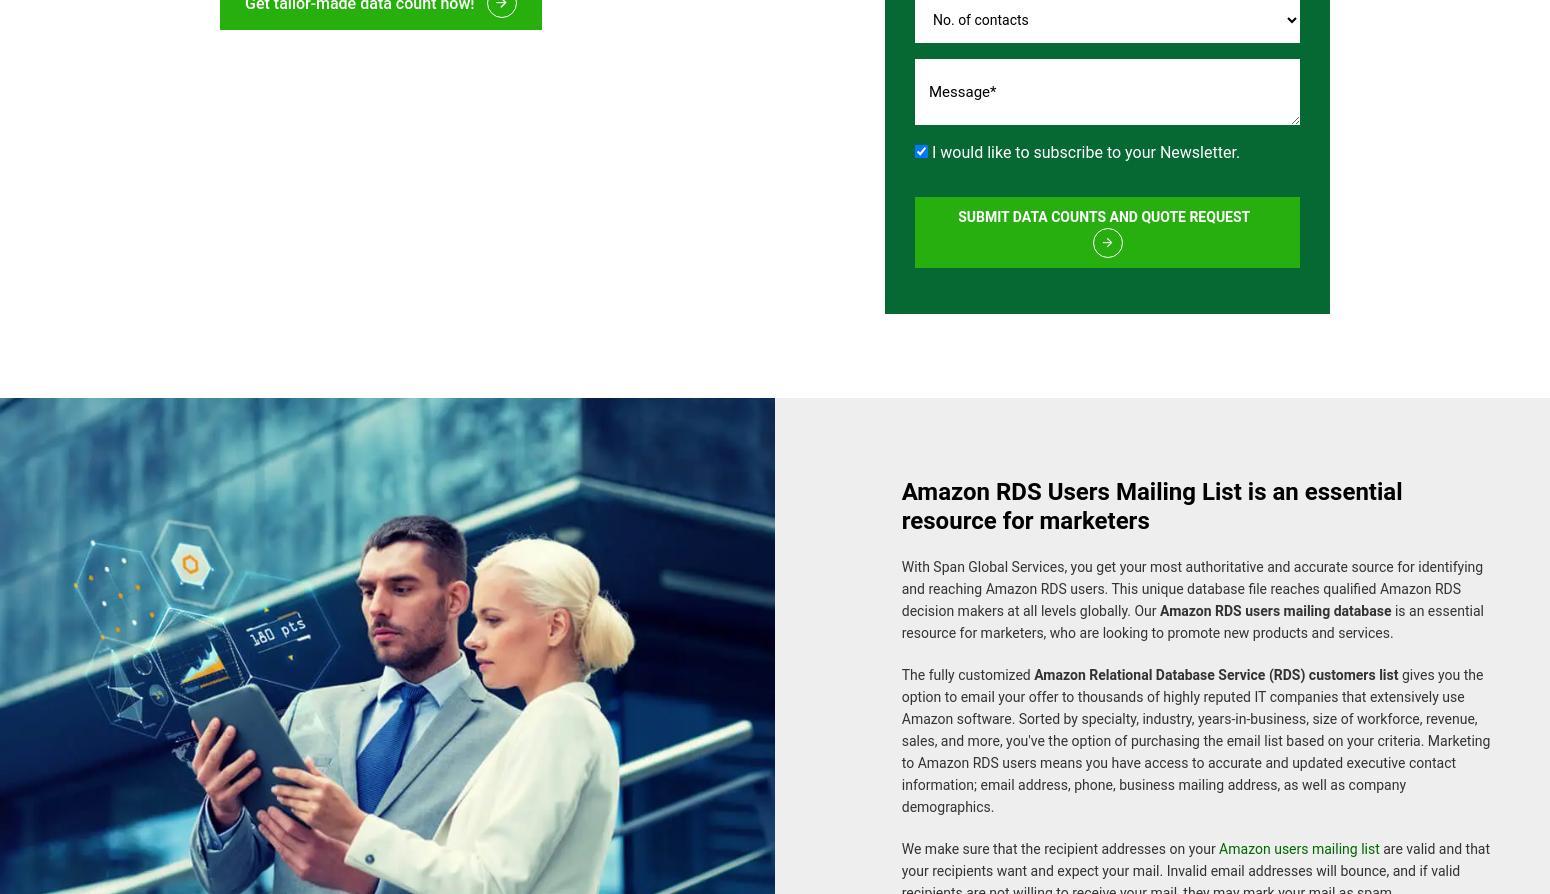 This screenshot has height=894, width=1550. What do you see at coordinates (1191, 610) in the screenshot?
I see `'is an essential resource for marketers, who are looking to promote new products and services.'` at bounding box center [1191, 610].